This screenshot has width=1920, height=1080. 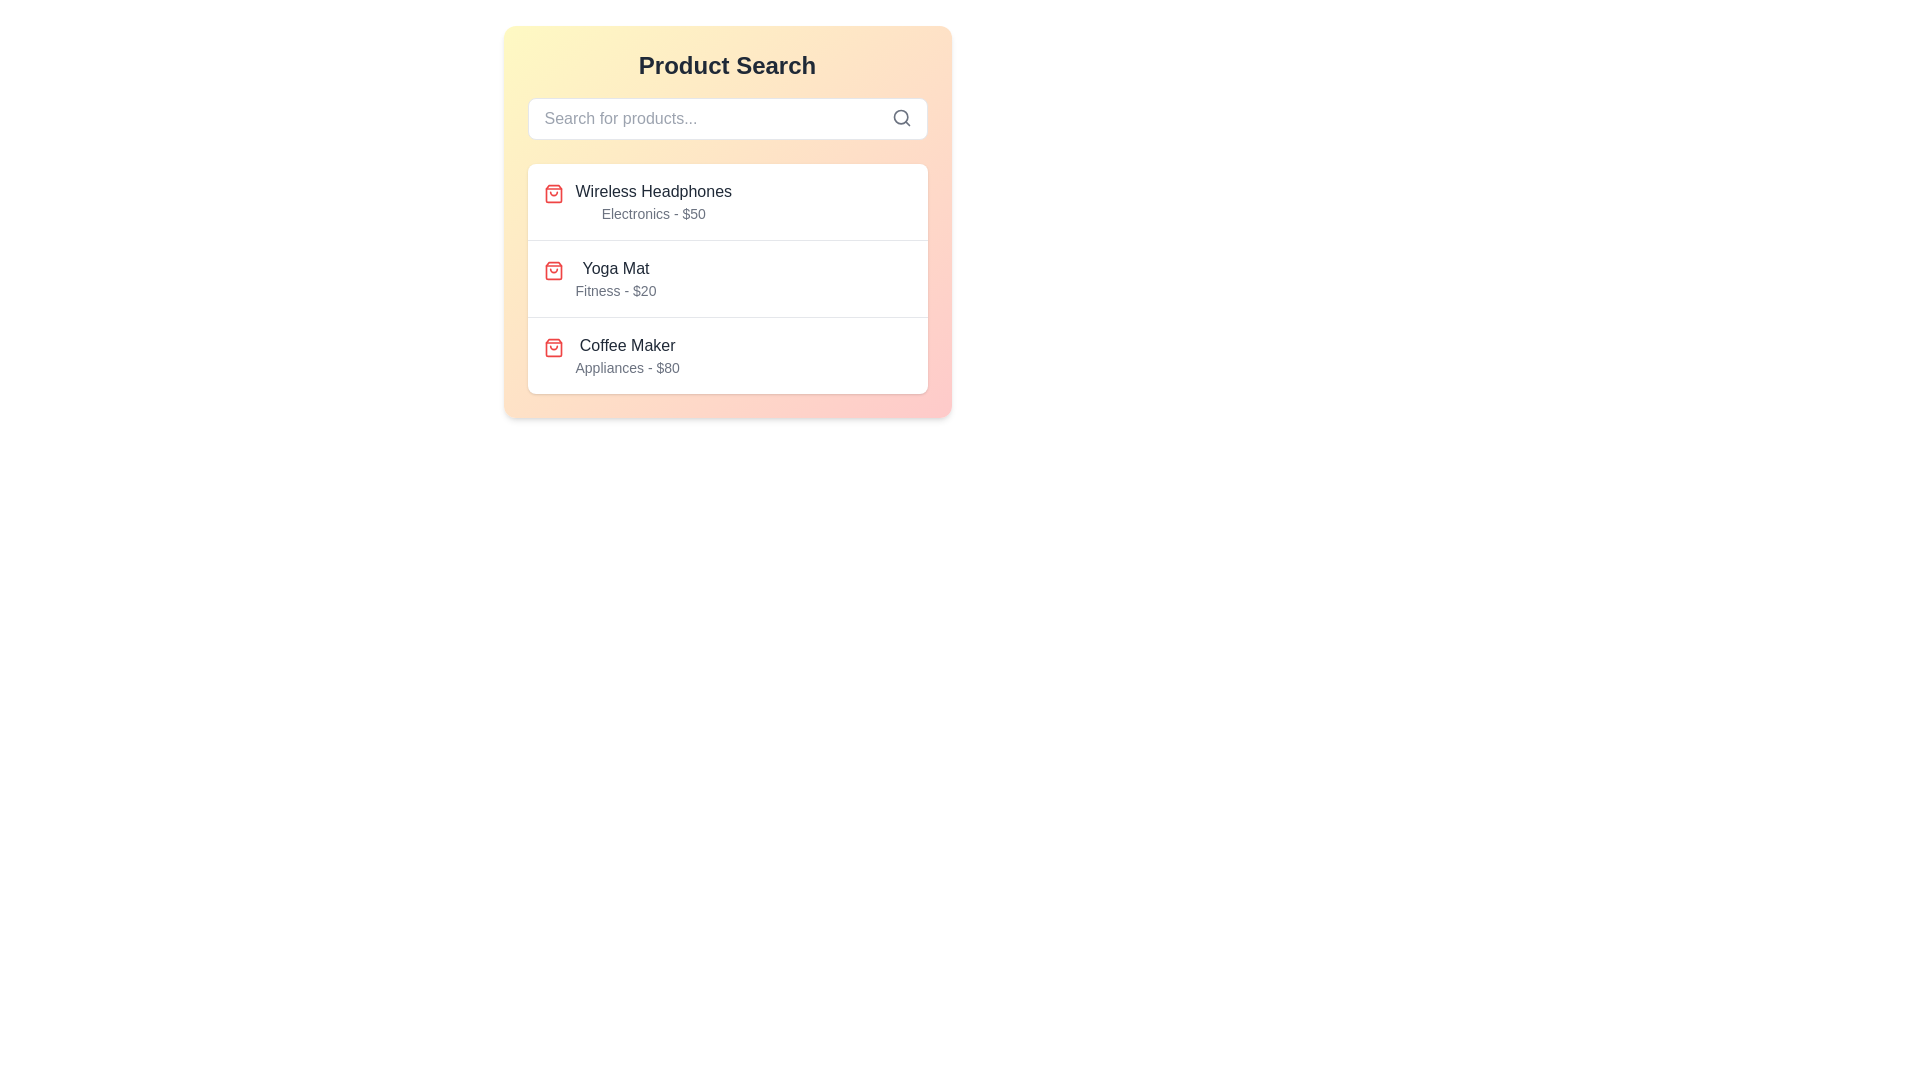 What do you see at coordinates (553, 346) in the screenshot?
I see `the shopping bag icon located to the left of the text 'Coffee Maker Appliances - $80'` at bounding box center [553, 346].